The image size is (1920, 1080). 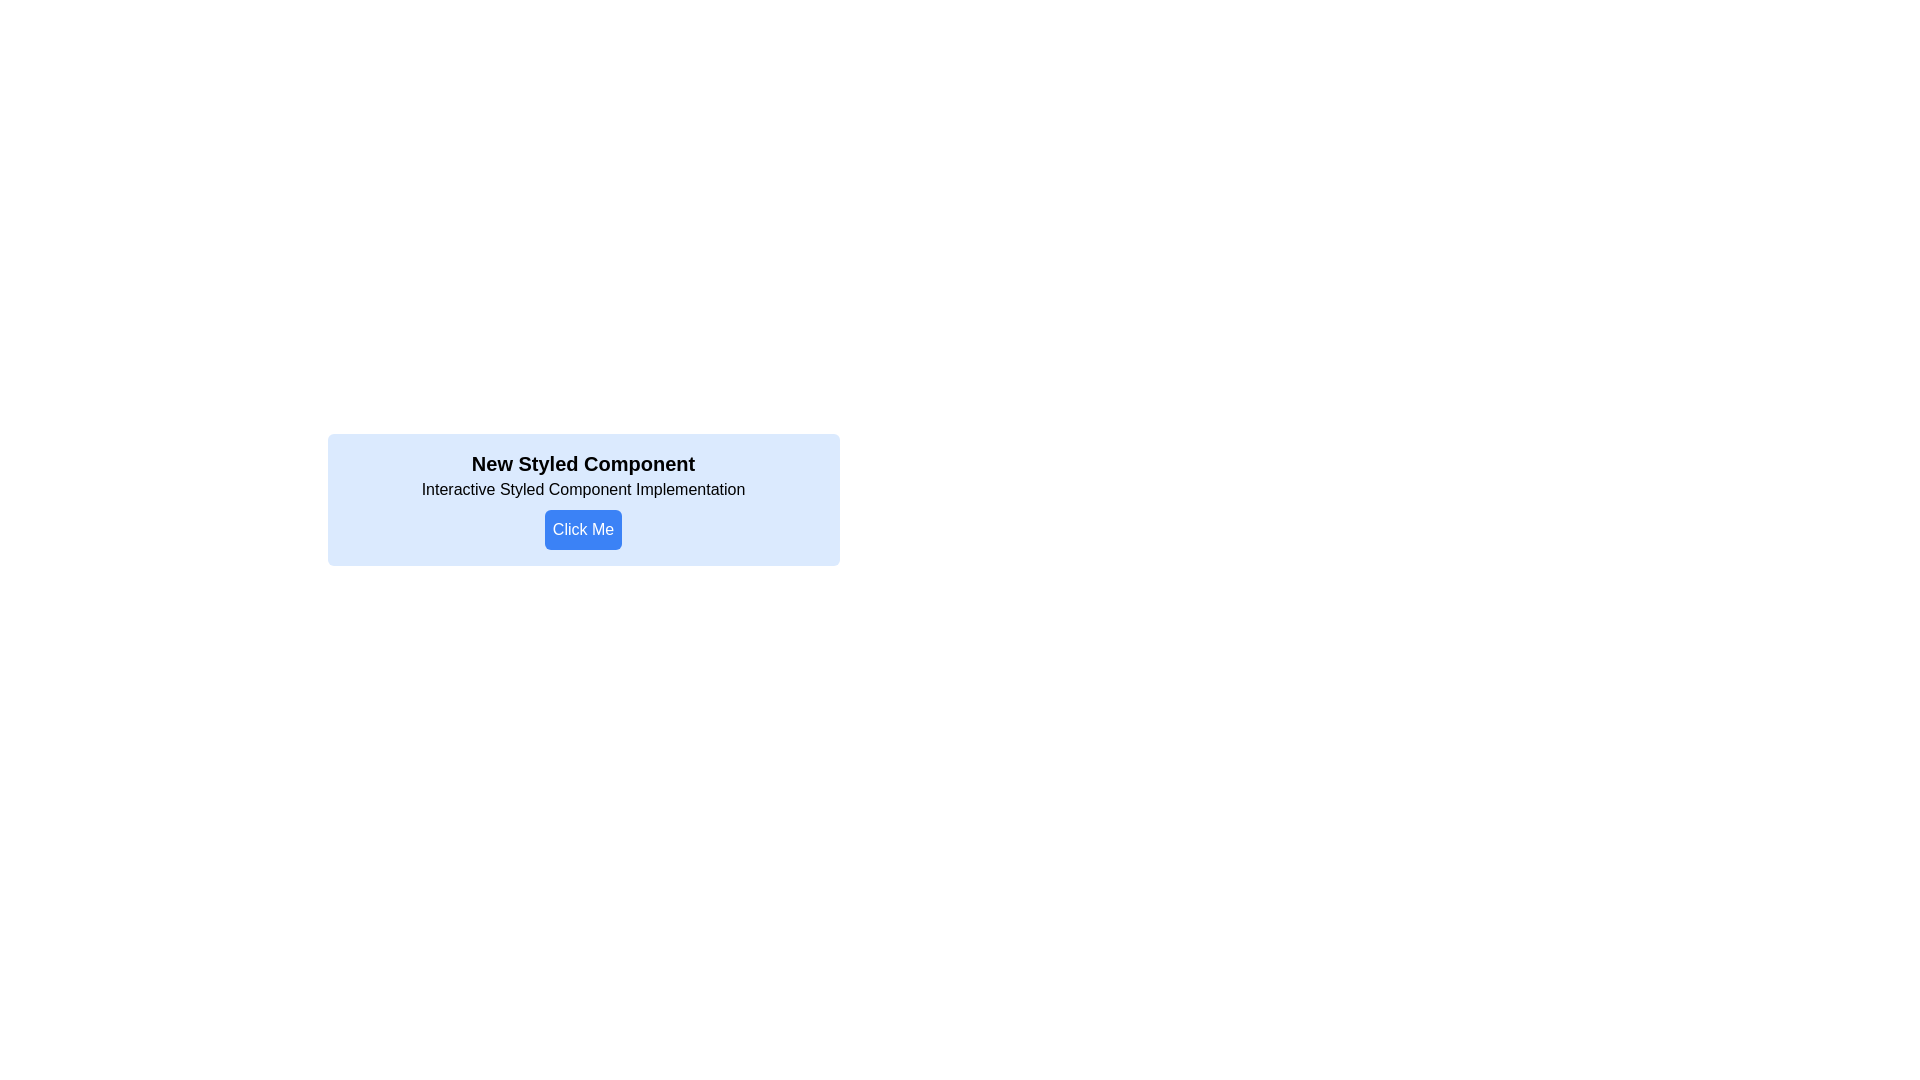 What do you see at coordinates (582, 489) in the screenshot?
I see `the Text label that provides additional context to the title 'New Styled Component', positioned above the button labeled 'Click Me'` at bounding box center [582, 489].